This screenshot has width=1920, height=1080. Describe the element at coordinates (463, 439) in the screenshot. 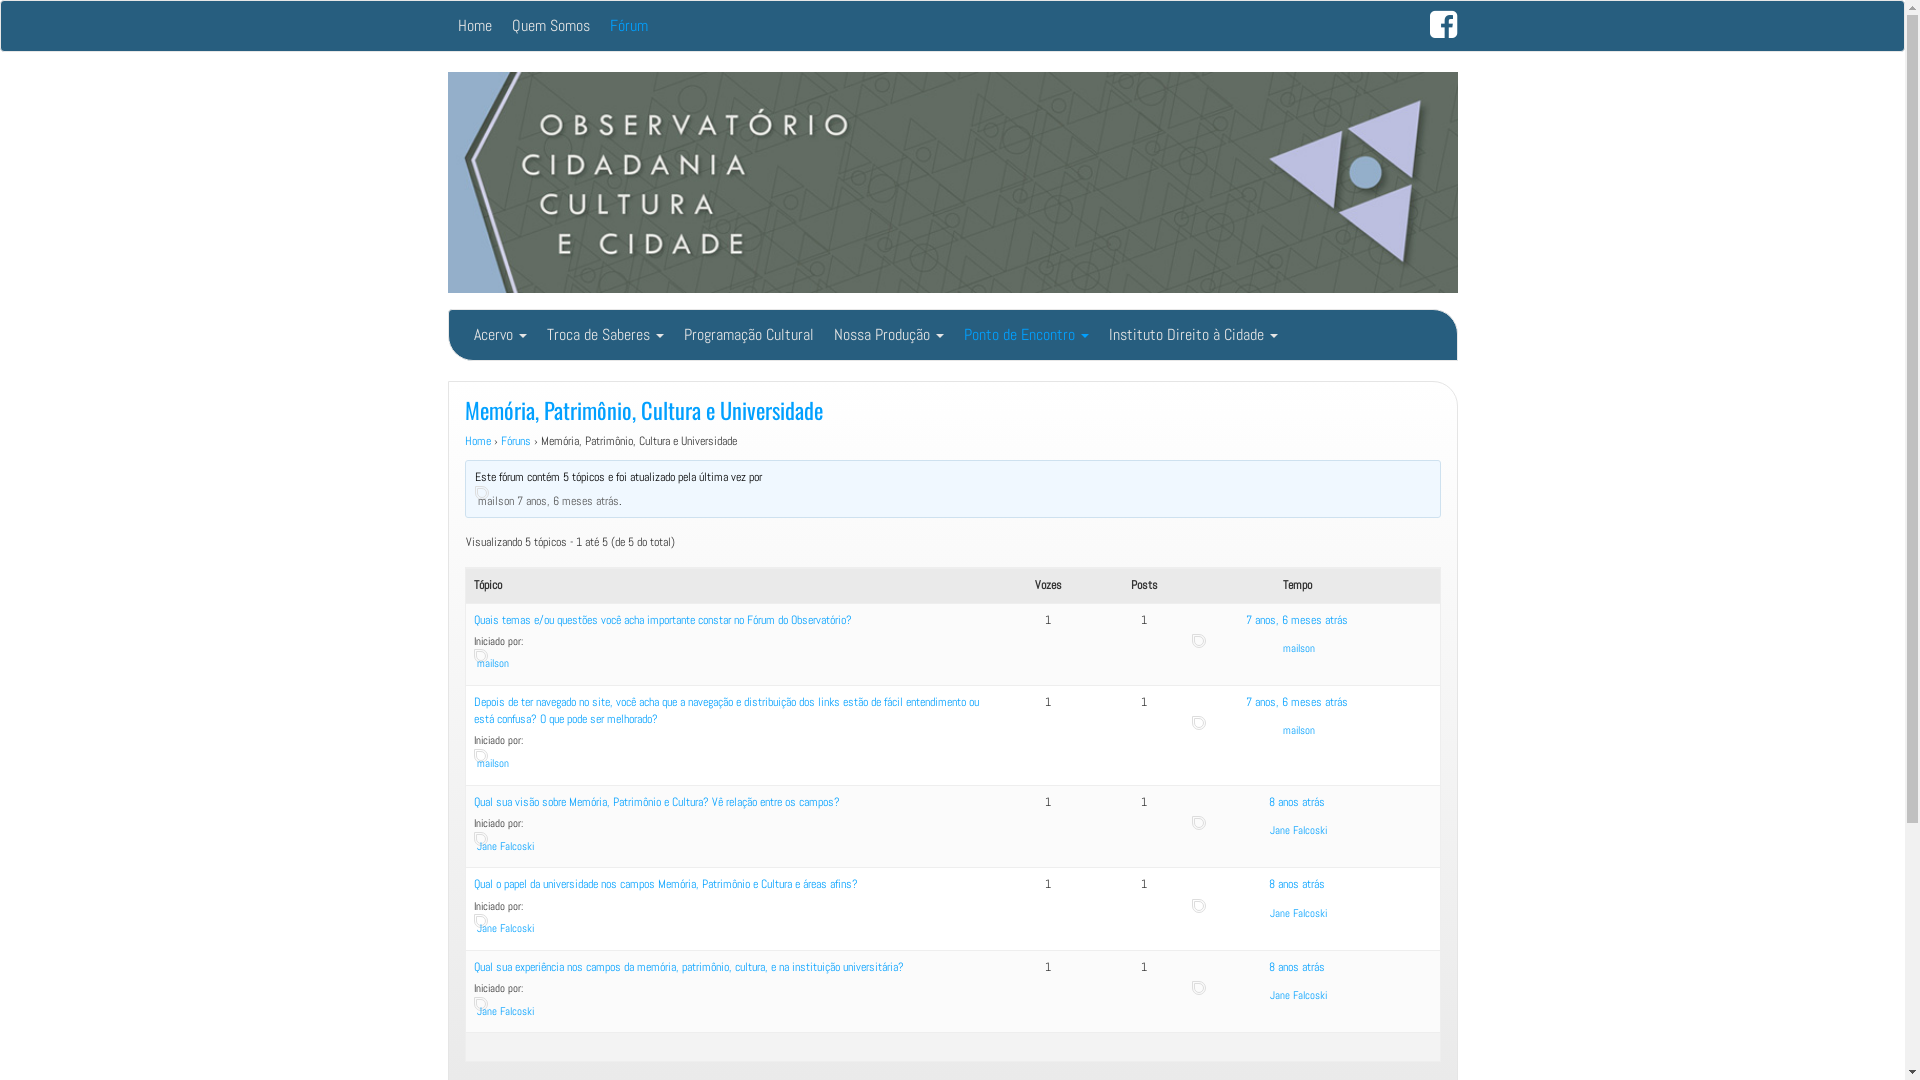

I see `'Home'` at that location.